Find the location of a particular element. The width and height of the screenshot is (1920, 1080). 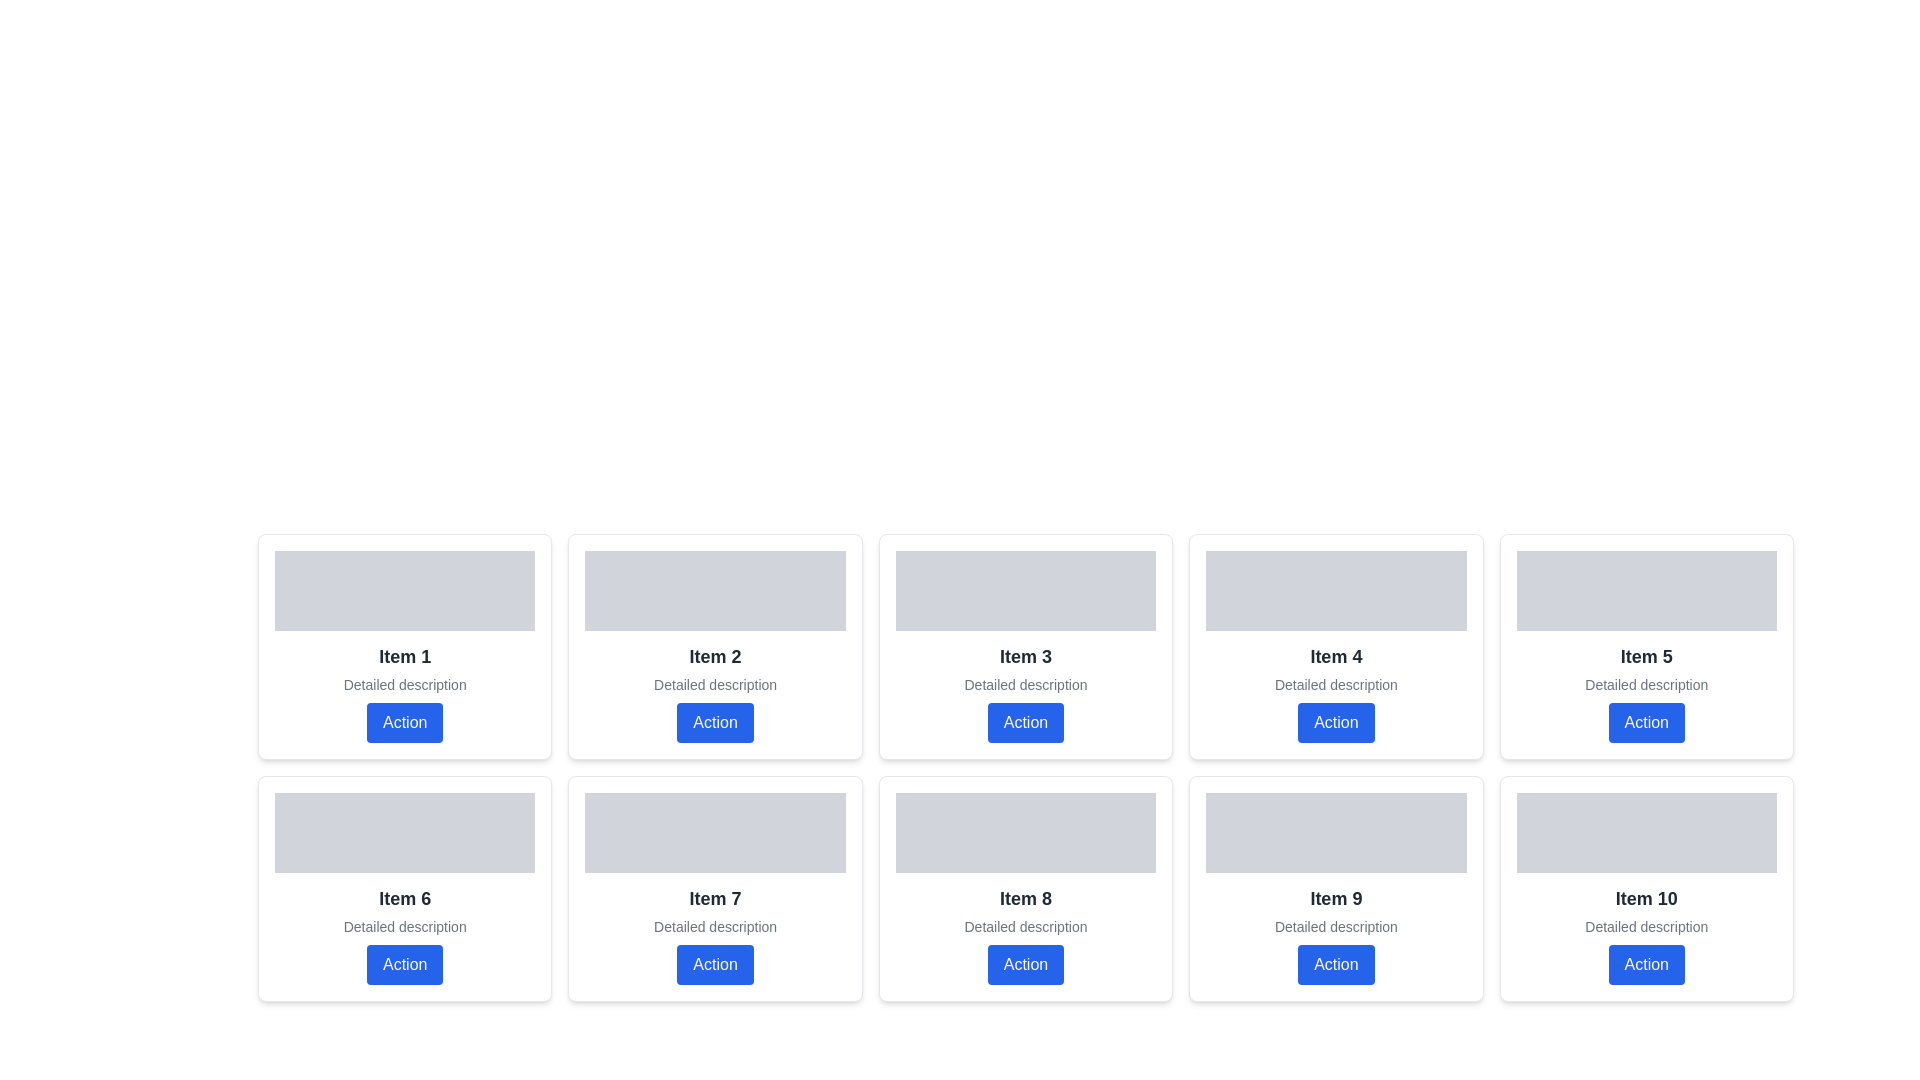

the descriptive Text label located below the title 'Item 5' and above the 'Action' button in the fifth card of the grid layout is located at coordinates (1646, 684).